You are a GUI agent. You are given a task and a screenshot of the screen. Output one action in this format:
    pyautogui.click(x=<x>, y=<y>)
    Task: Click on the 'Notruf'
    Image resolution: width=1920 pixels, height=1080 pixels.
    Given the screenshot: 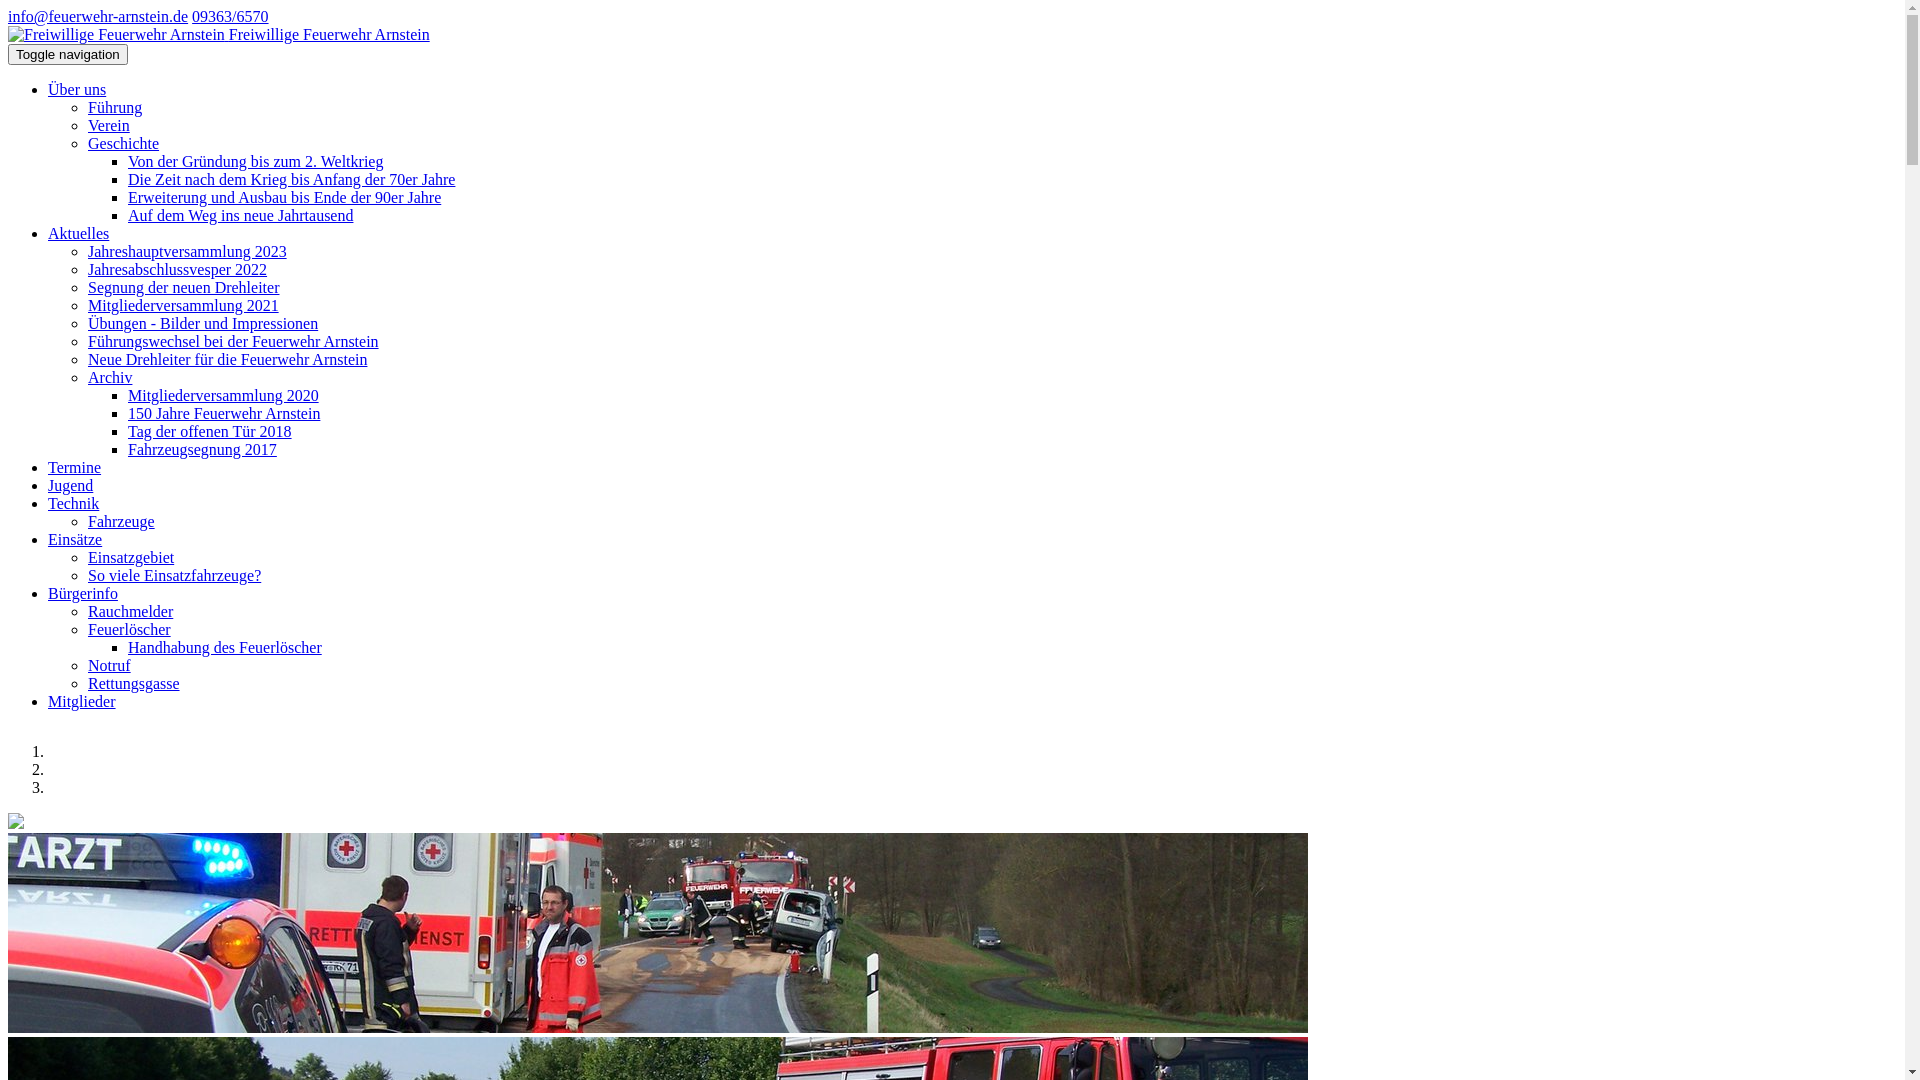 What is the action you would take?
    pyautogui.click(x=108, y=665)
    